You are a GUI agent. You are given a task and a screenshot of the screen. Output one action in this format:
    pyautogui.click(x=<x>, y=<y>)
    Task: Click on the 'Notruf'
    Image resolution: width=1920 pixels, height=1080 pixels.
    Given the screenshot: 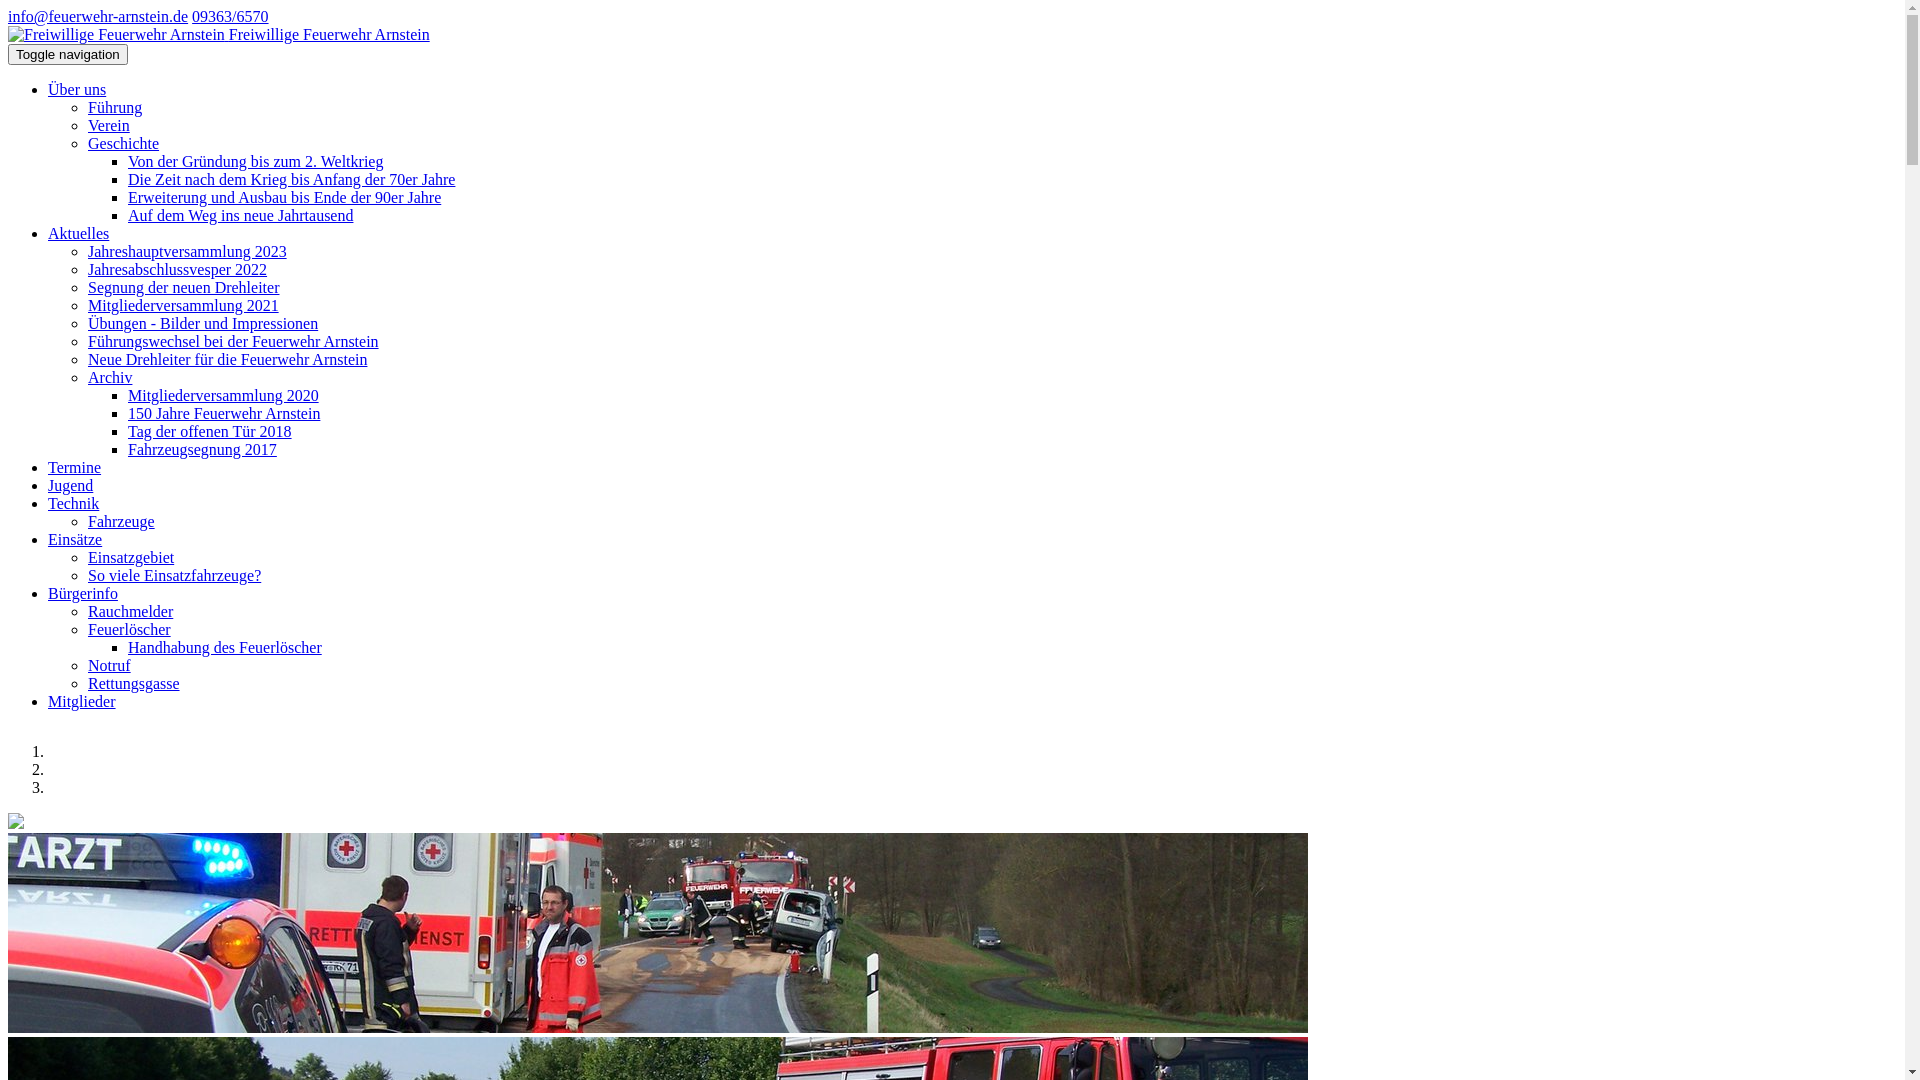 What is the action you would take?
    pyautogui.click(x=108, y=665)
    